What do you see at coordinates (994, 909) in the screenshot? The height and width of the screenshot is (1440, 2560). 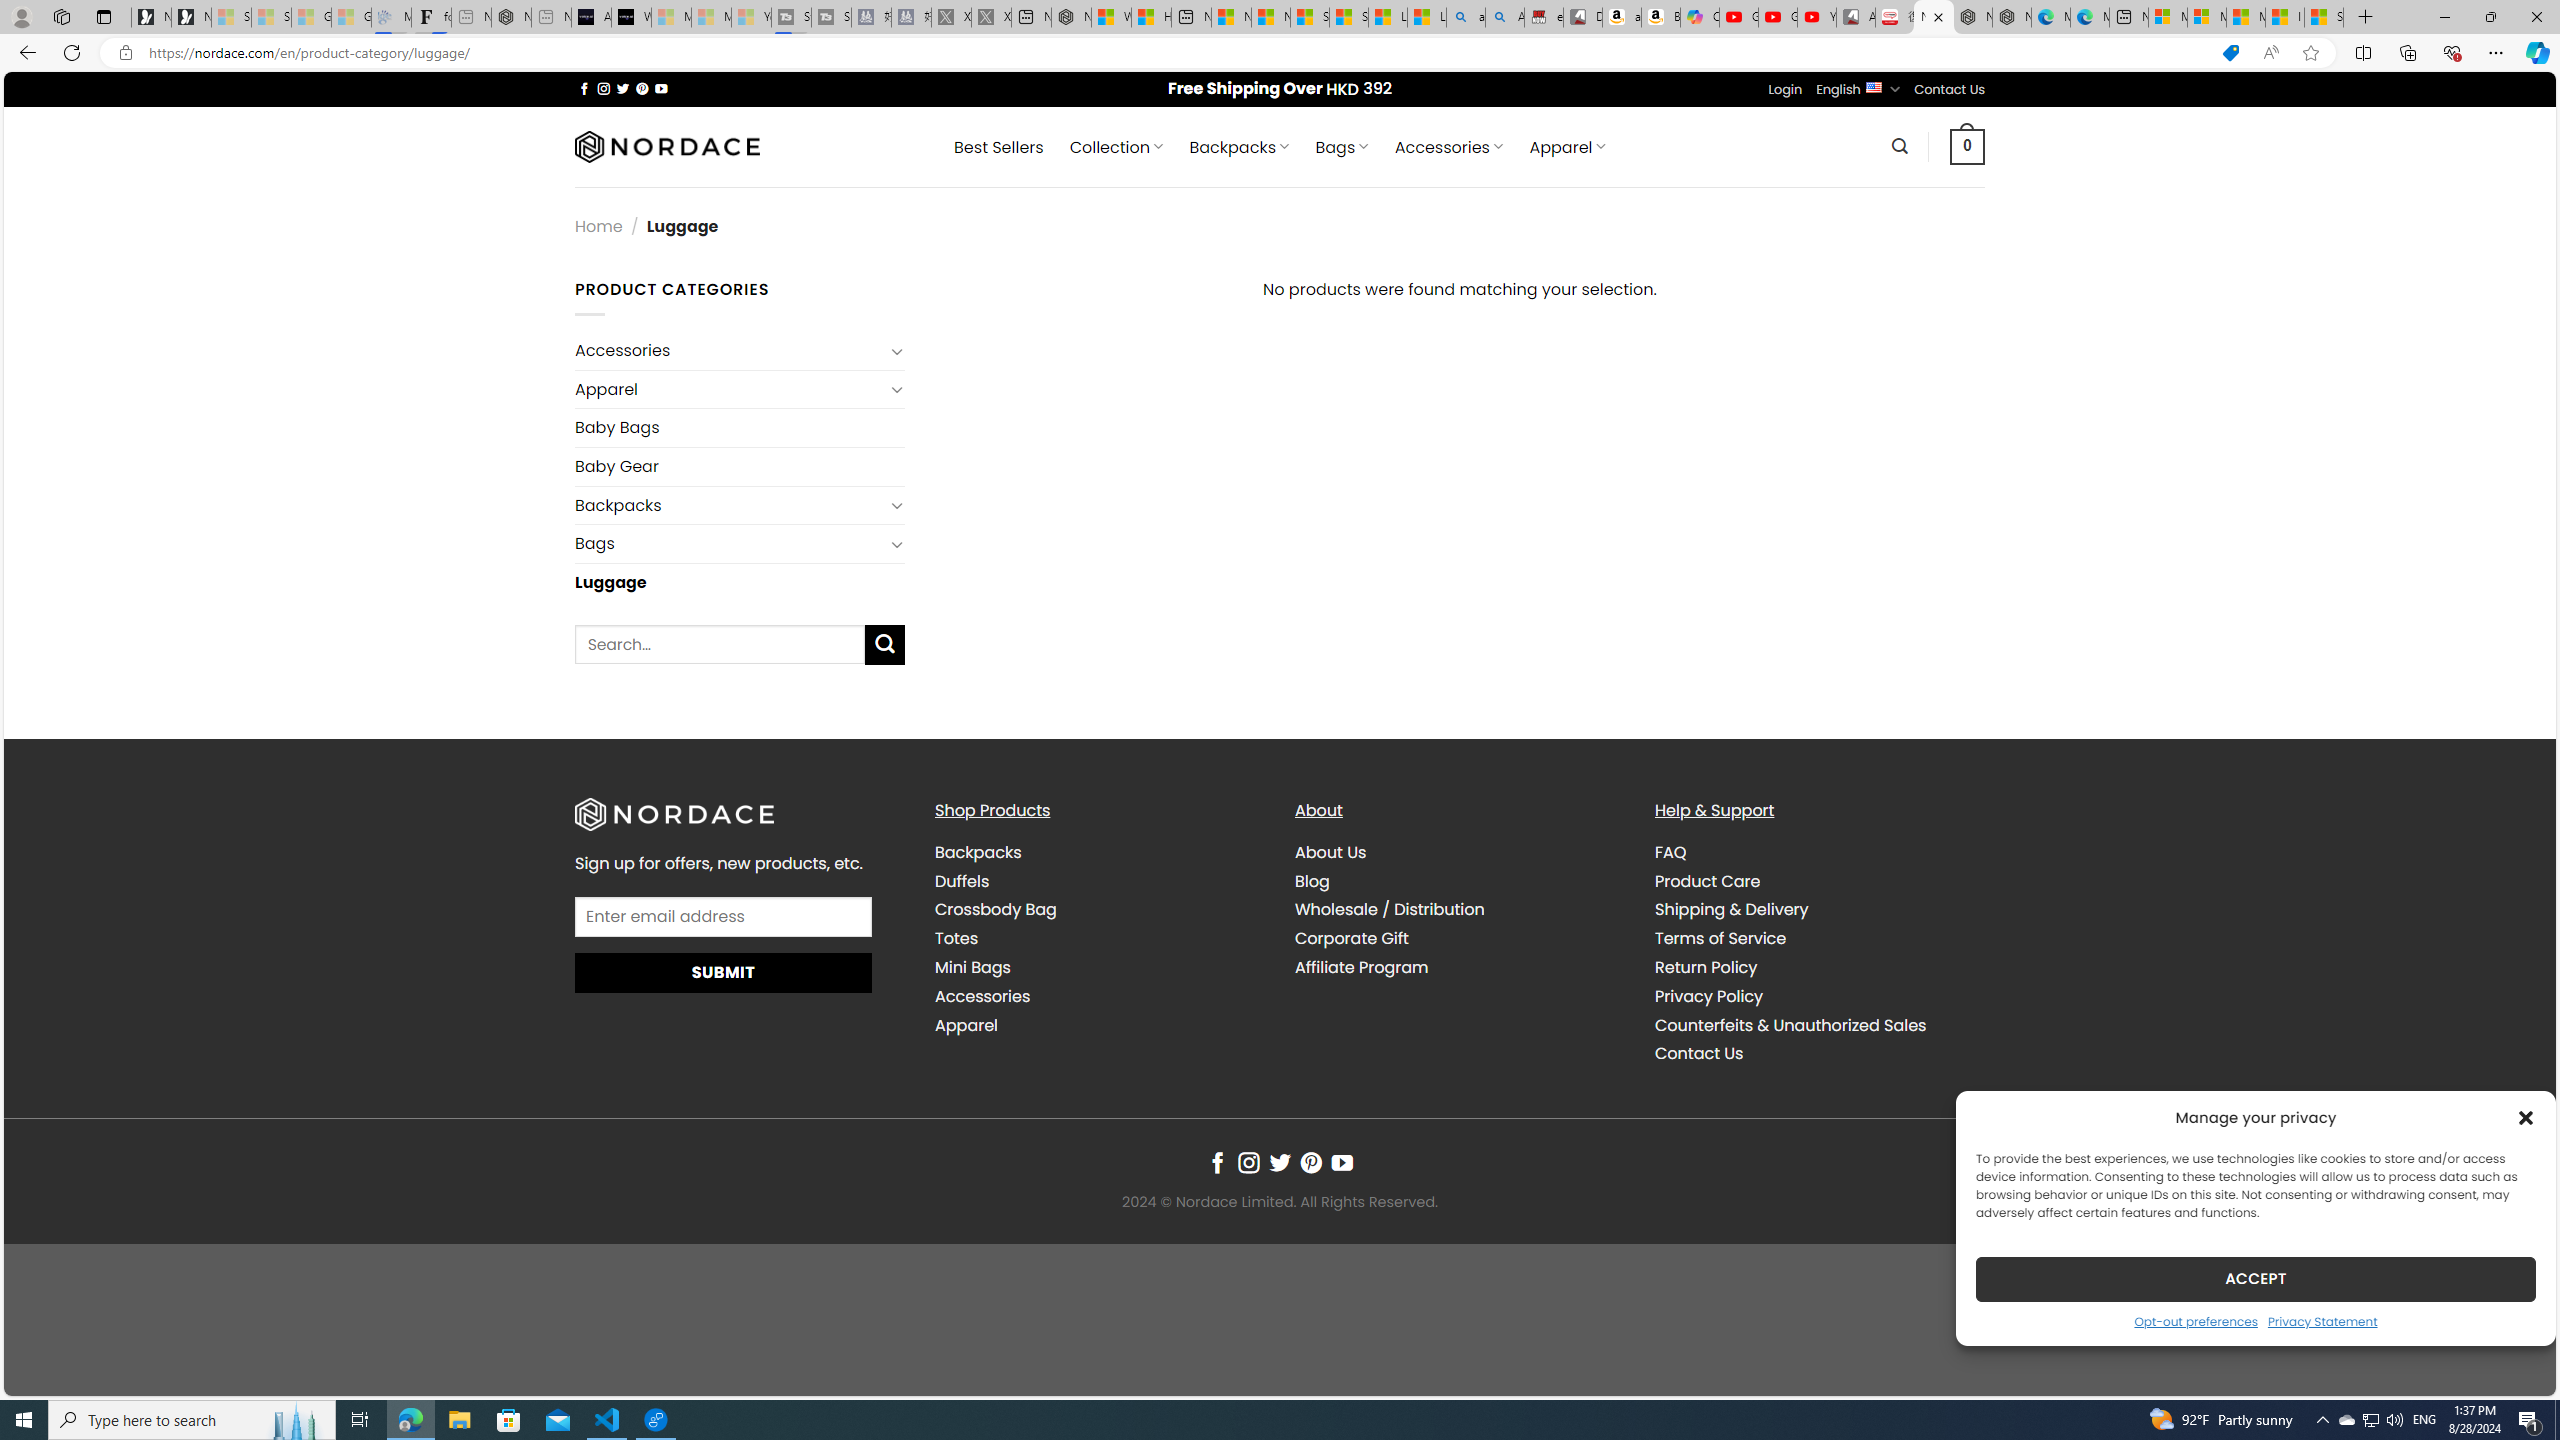 I see `'Crossbody Bag'` at bounding box center [994, 909].